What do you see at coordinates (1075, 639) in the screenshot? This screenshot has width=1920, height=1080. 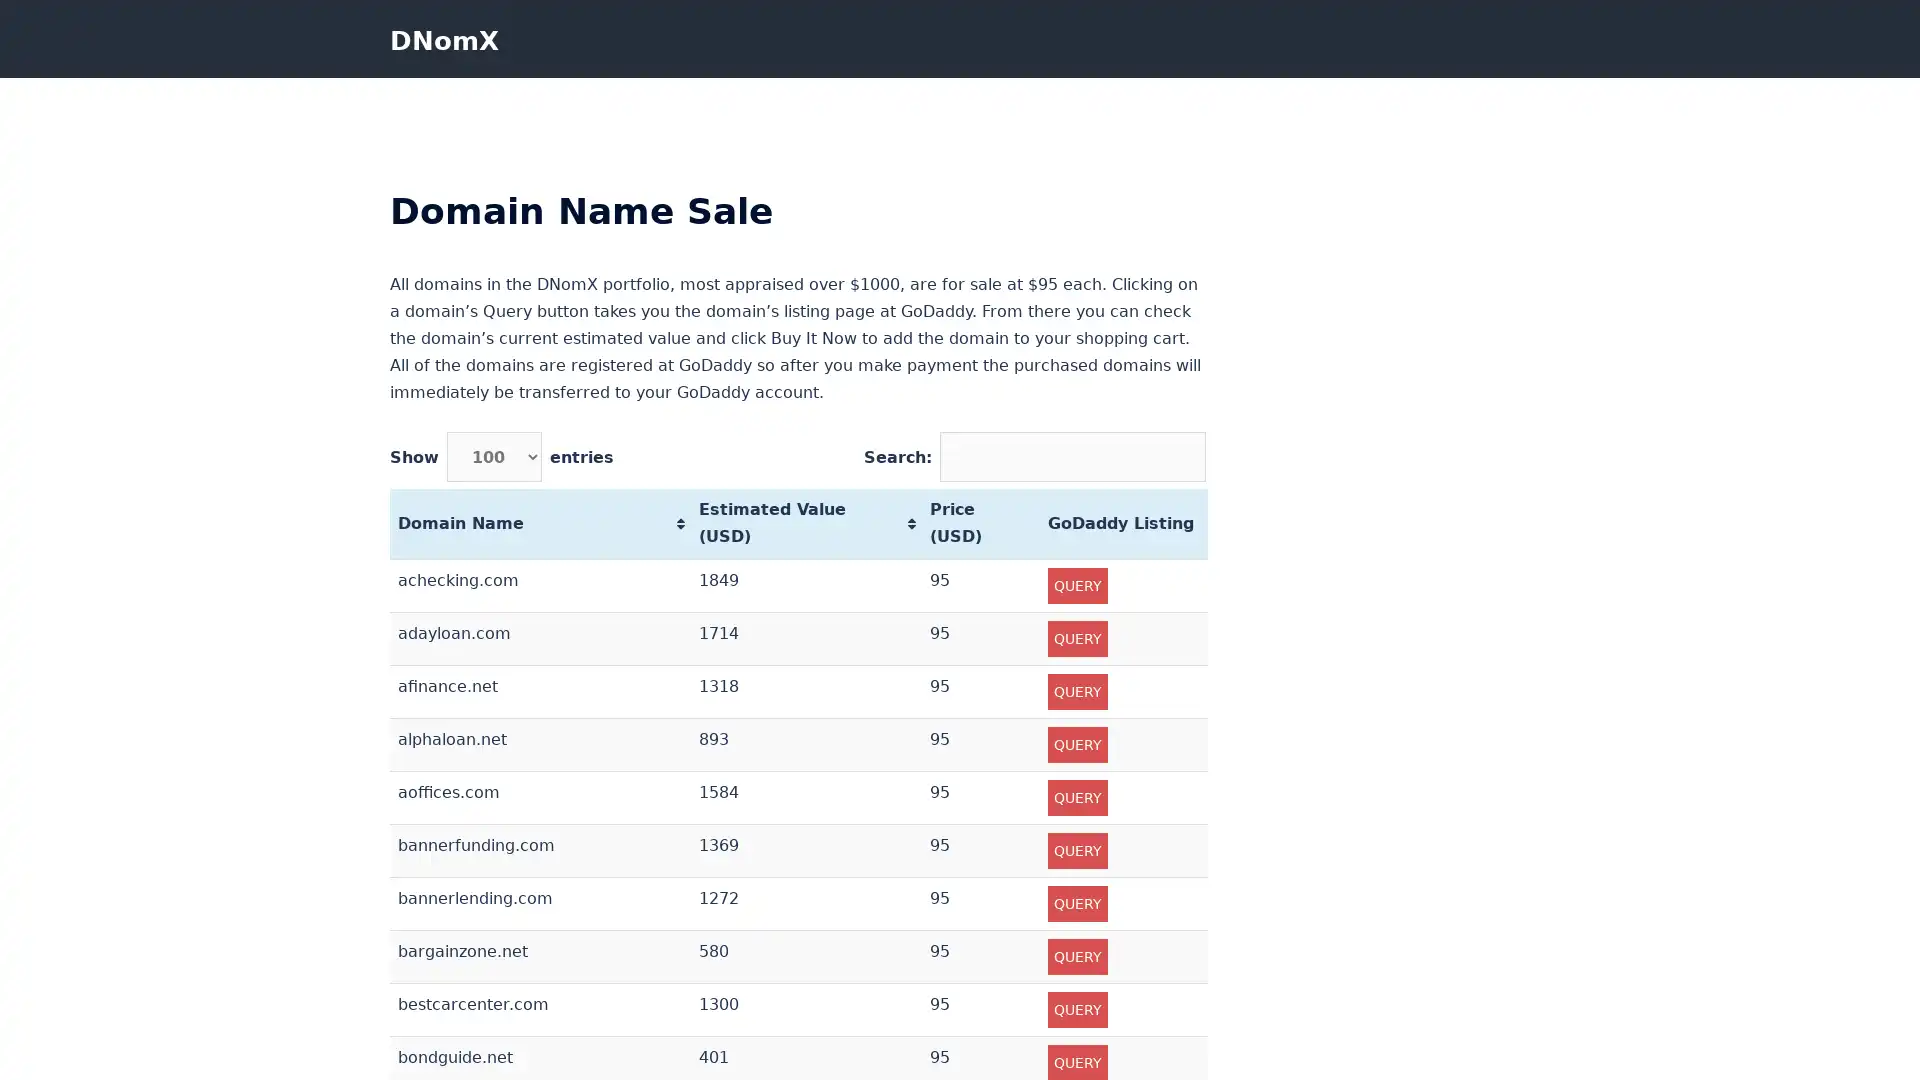 I see `QUERY` at bounding box center [1075, 639].